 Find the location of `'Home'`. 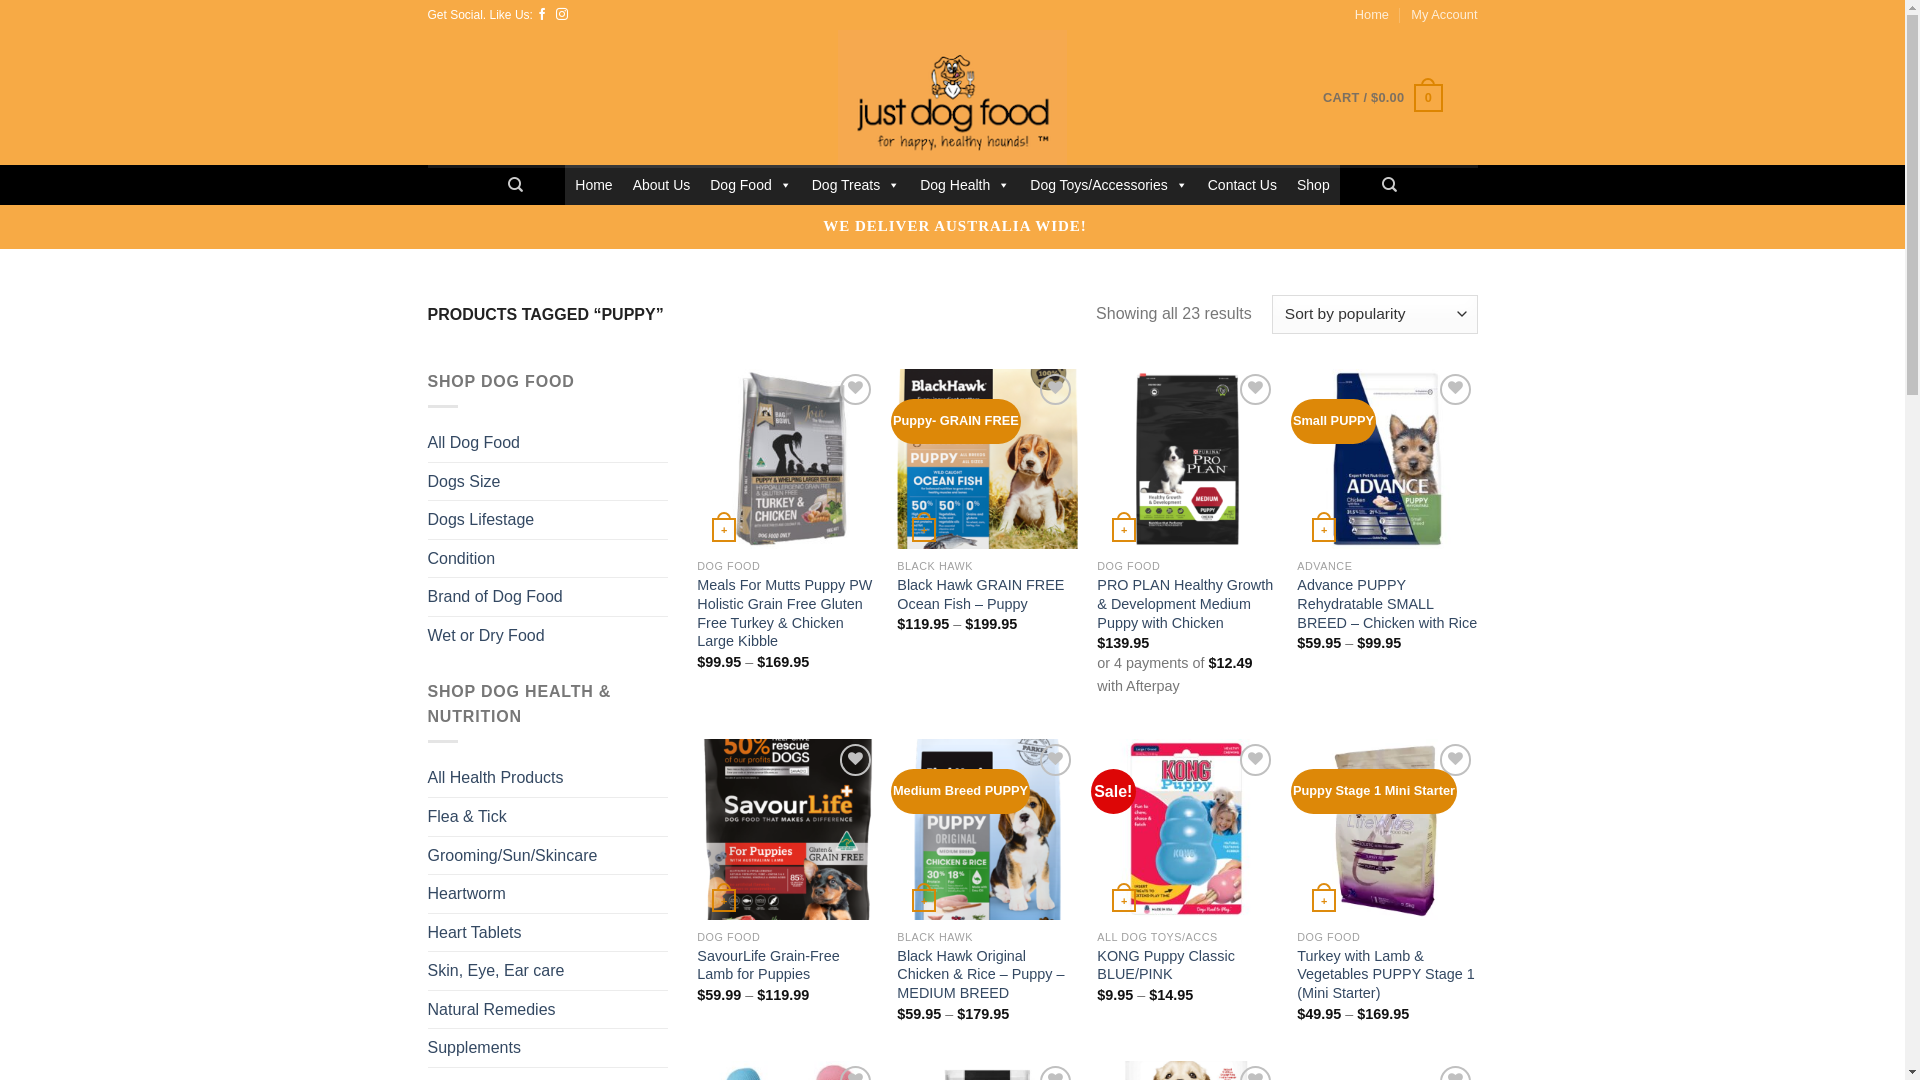

'Home' is located at coordinates (592, 185).